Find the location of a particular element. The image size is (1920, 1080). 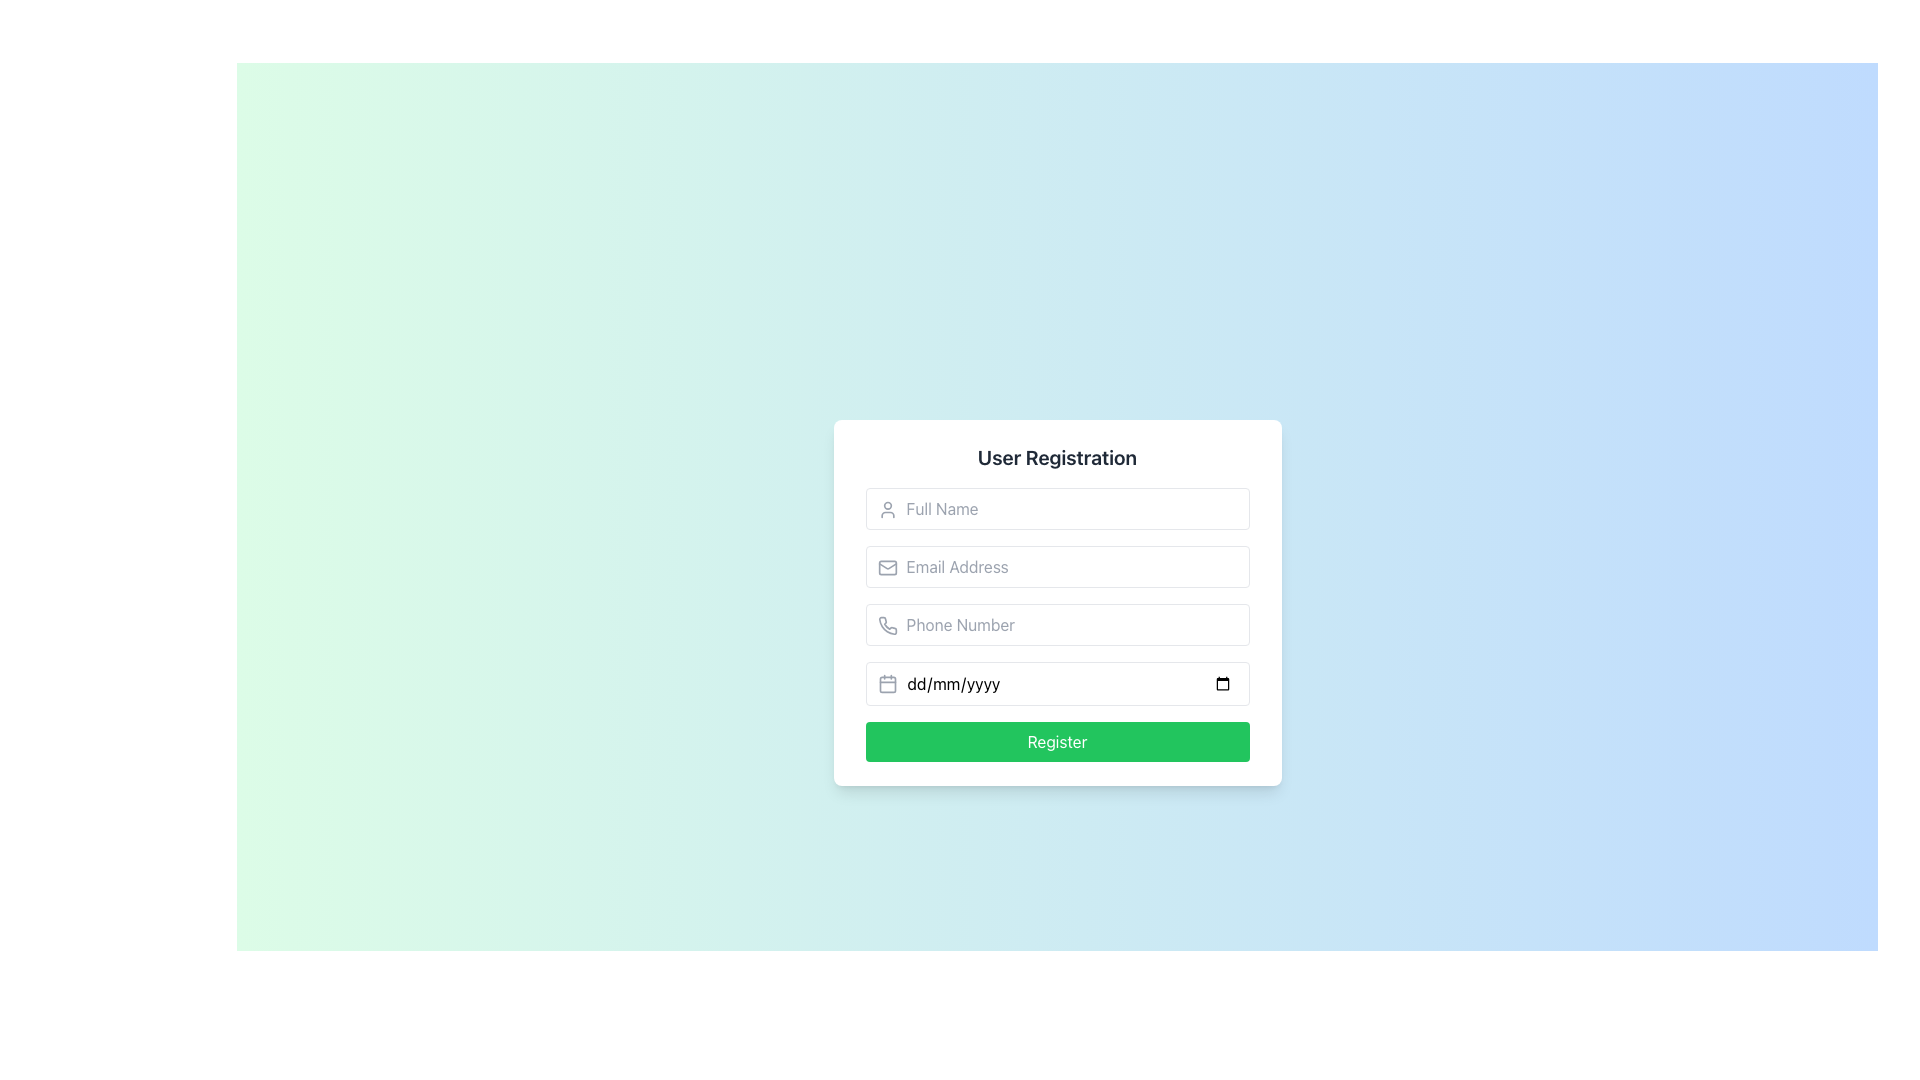

the user icon, which is a small circular shape with a head and shoulders silhouette, gray in color, located to the left of the 'Full Name' text input field in the 'User Registration' form is located at coordinates (886, 508).